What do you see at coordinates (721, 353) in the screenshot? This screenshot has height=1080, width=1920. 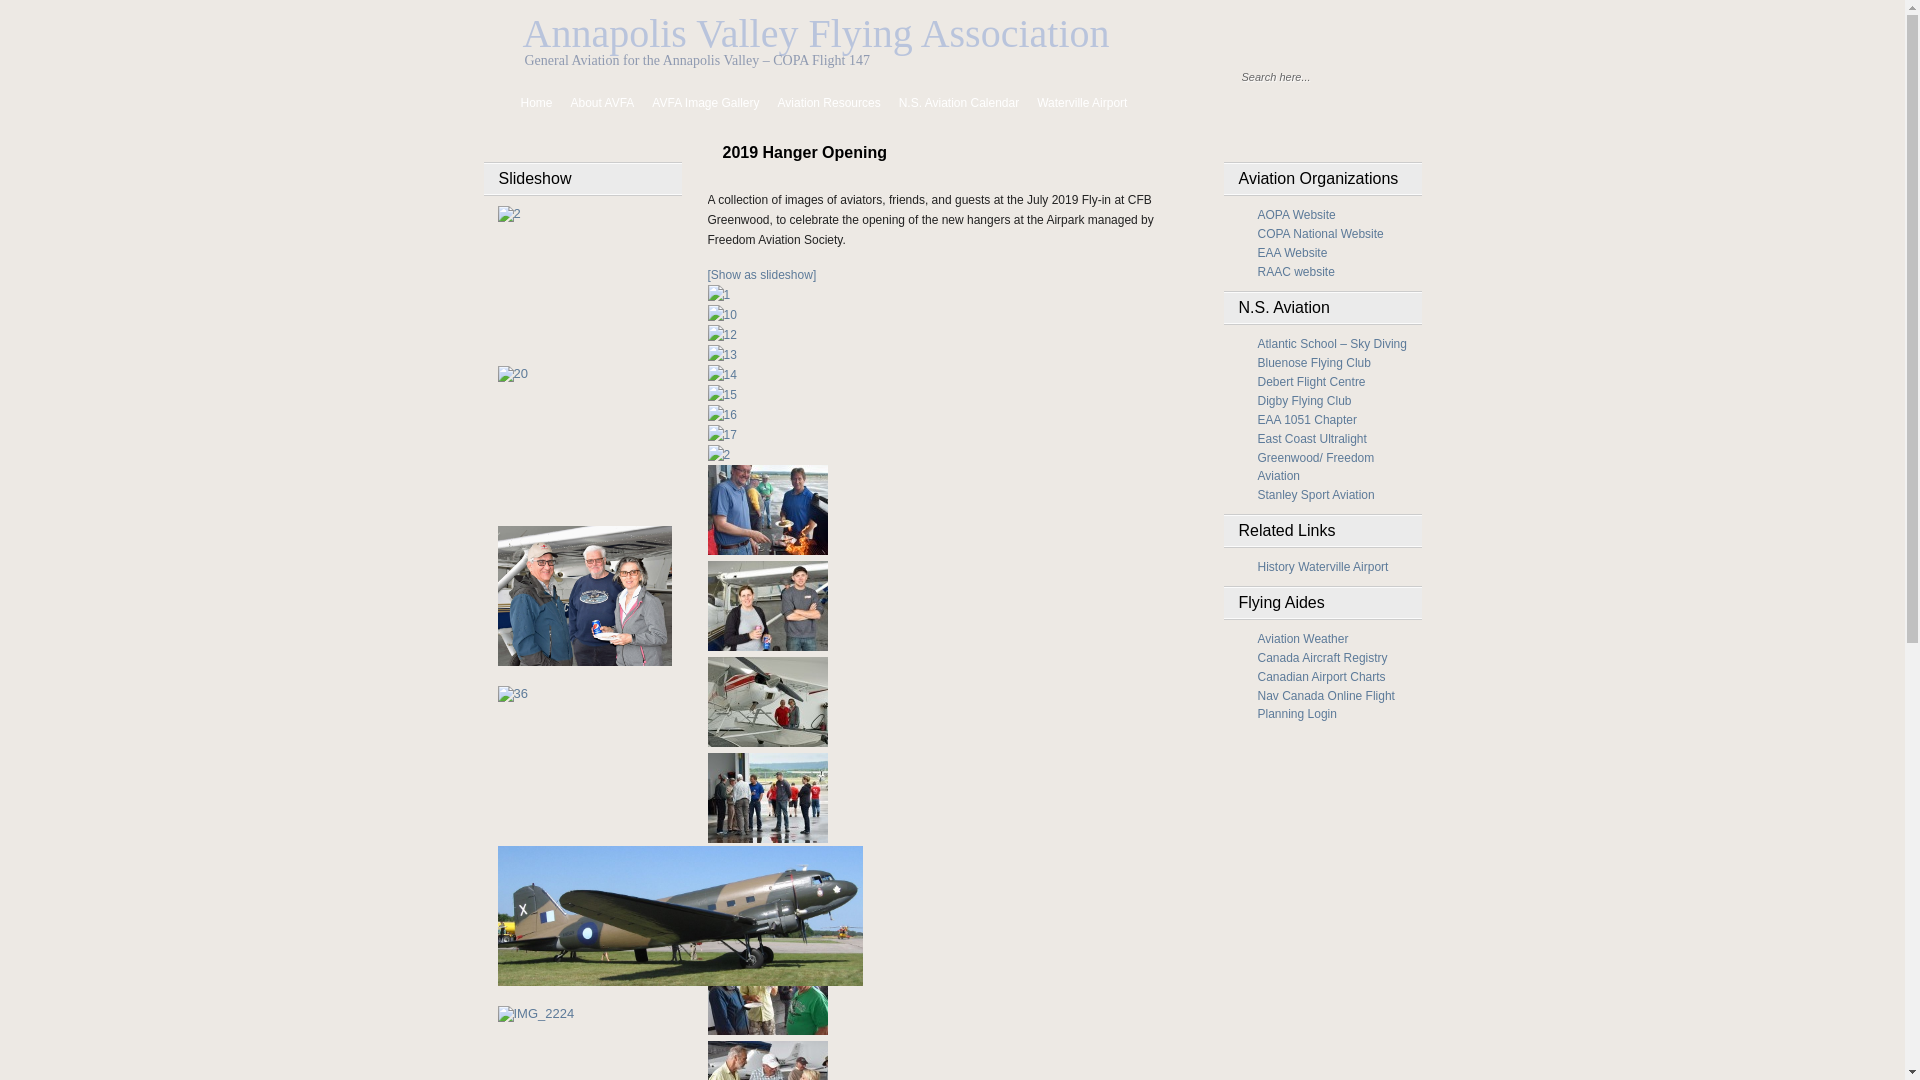 I see `'13'` at bounding box center [721, 353].